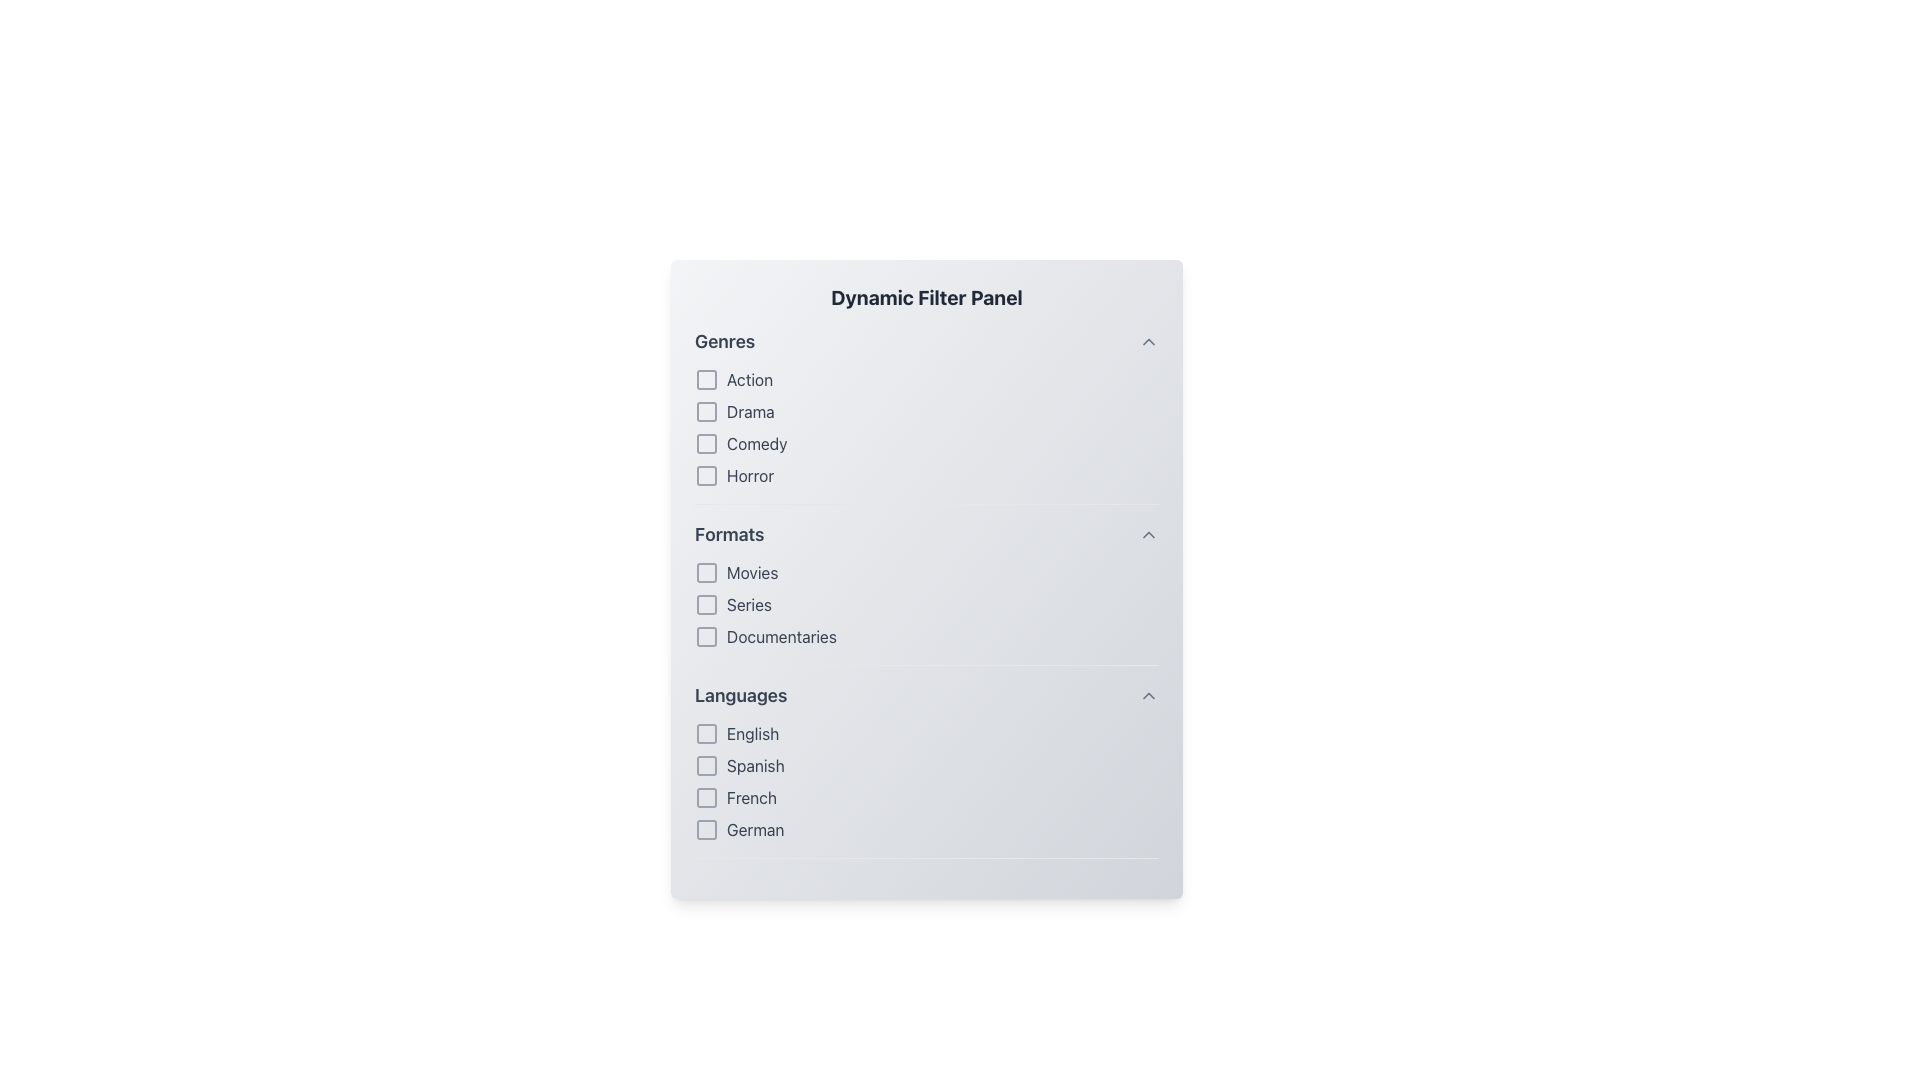  What do you see at coordinates (752, 733) in the screenshot?
I see `the 'English' text label located within the 'Languages' section of the filter panel, which is the first option in the list of selectable languages` at bounding box center [752, 733].